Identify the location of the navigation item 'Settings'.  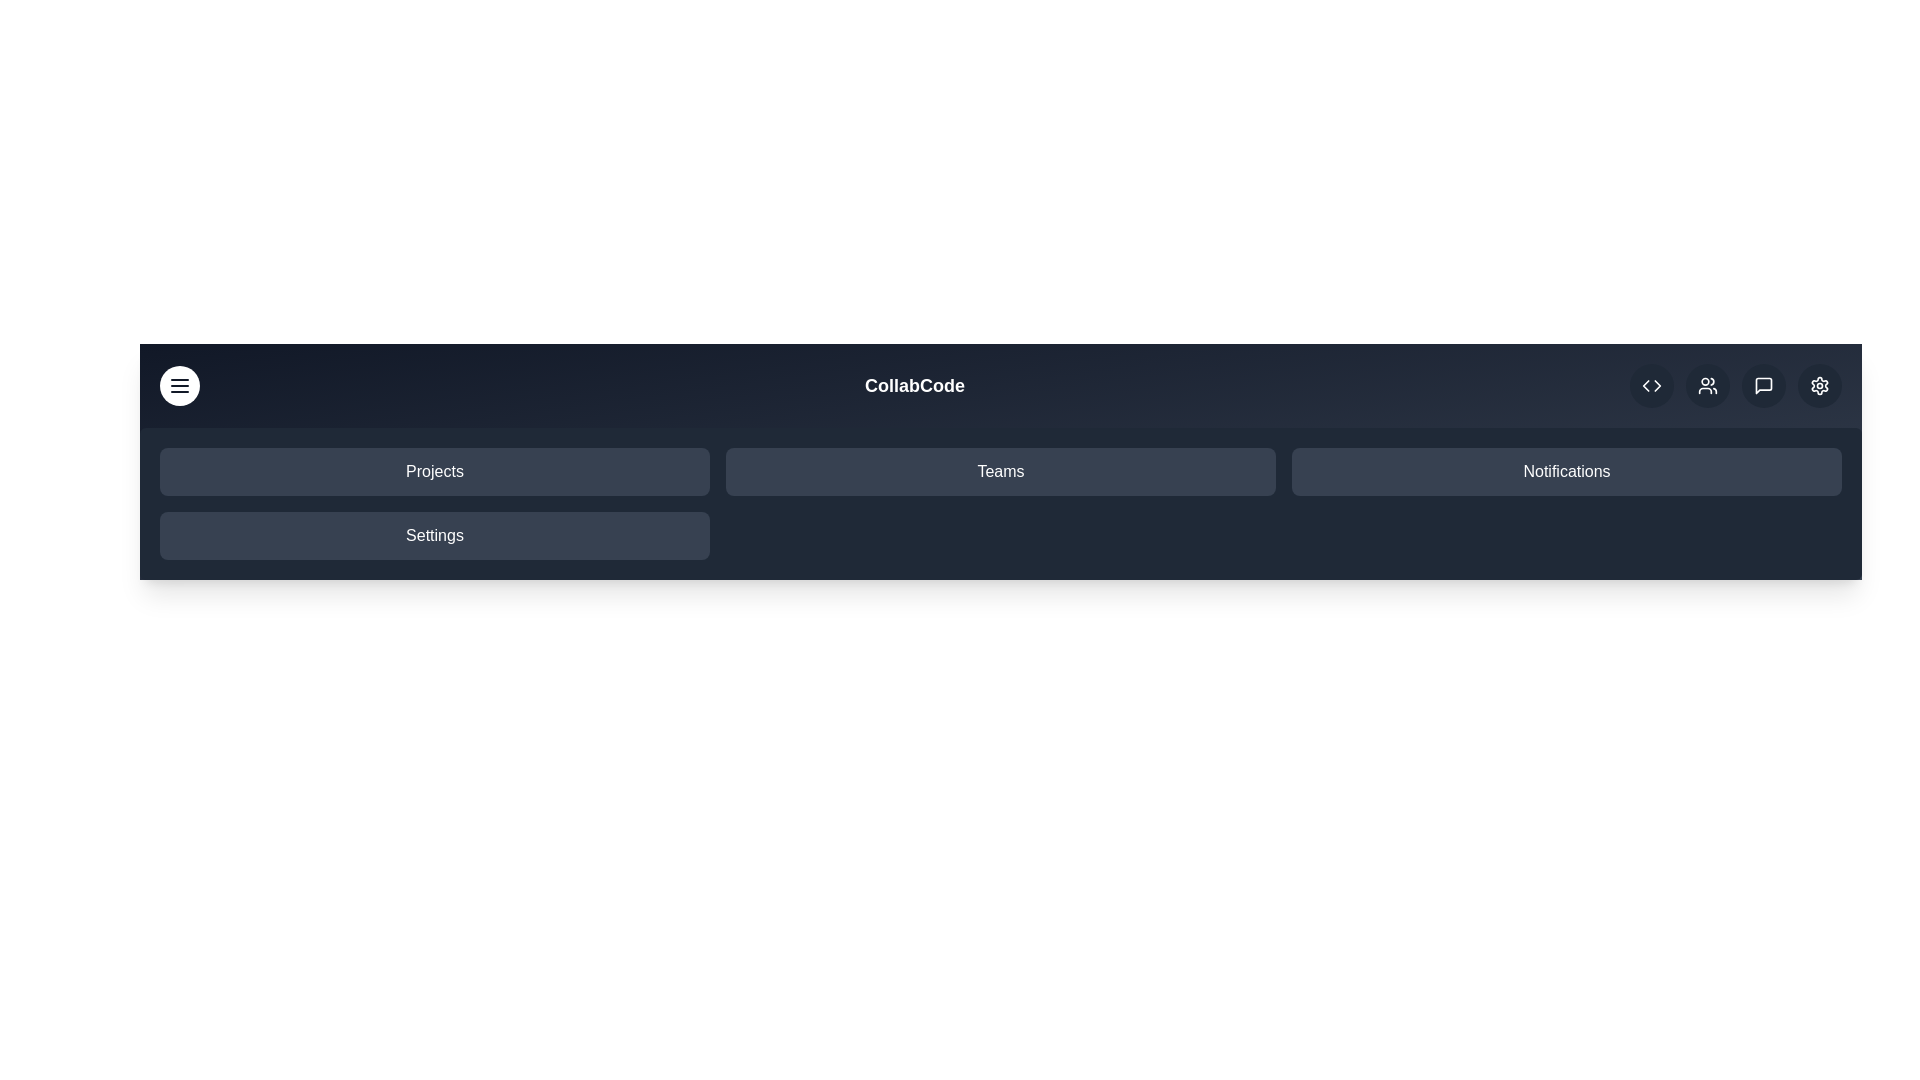
(434, 535).